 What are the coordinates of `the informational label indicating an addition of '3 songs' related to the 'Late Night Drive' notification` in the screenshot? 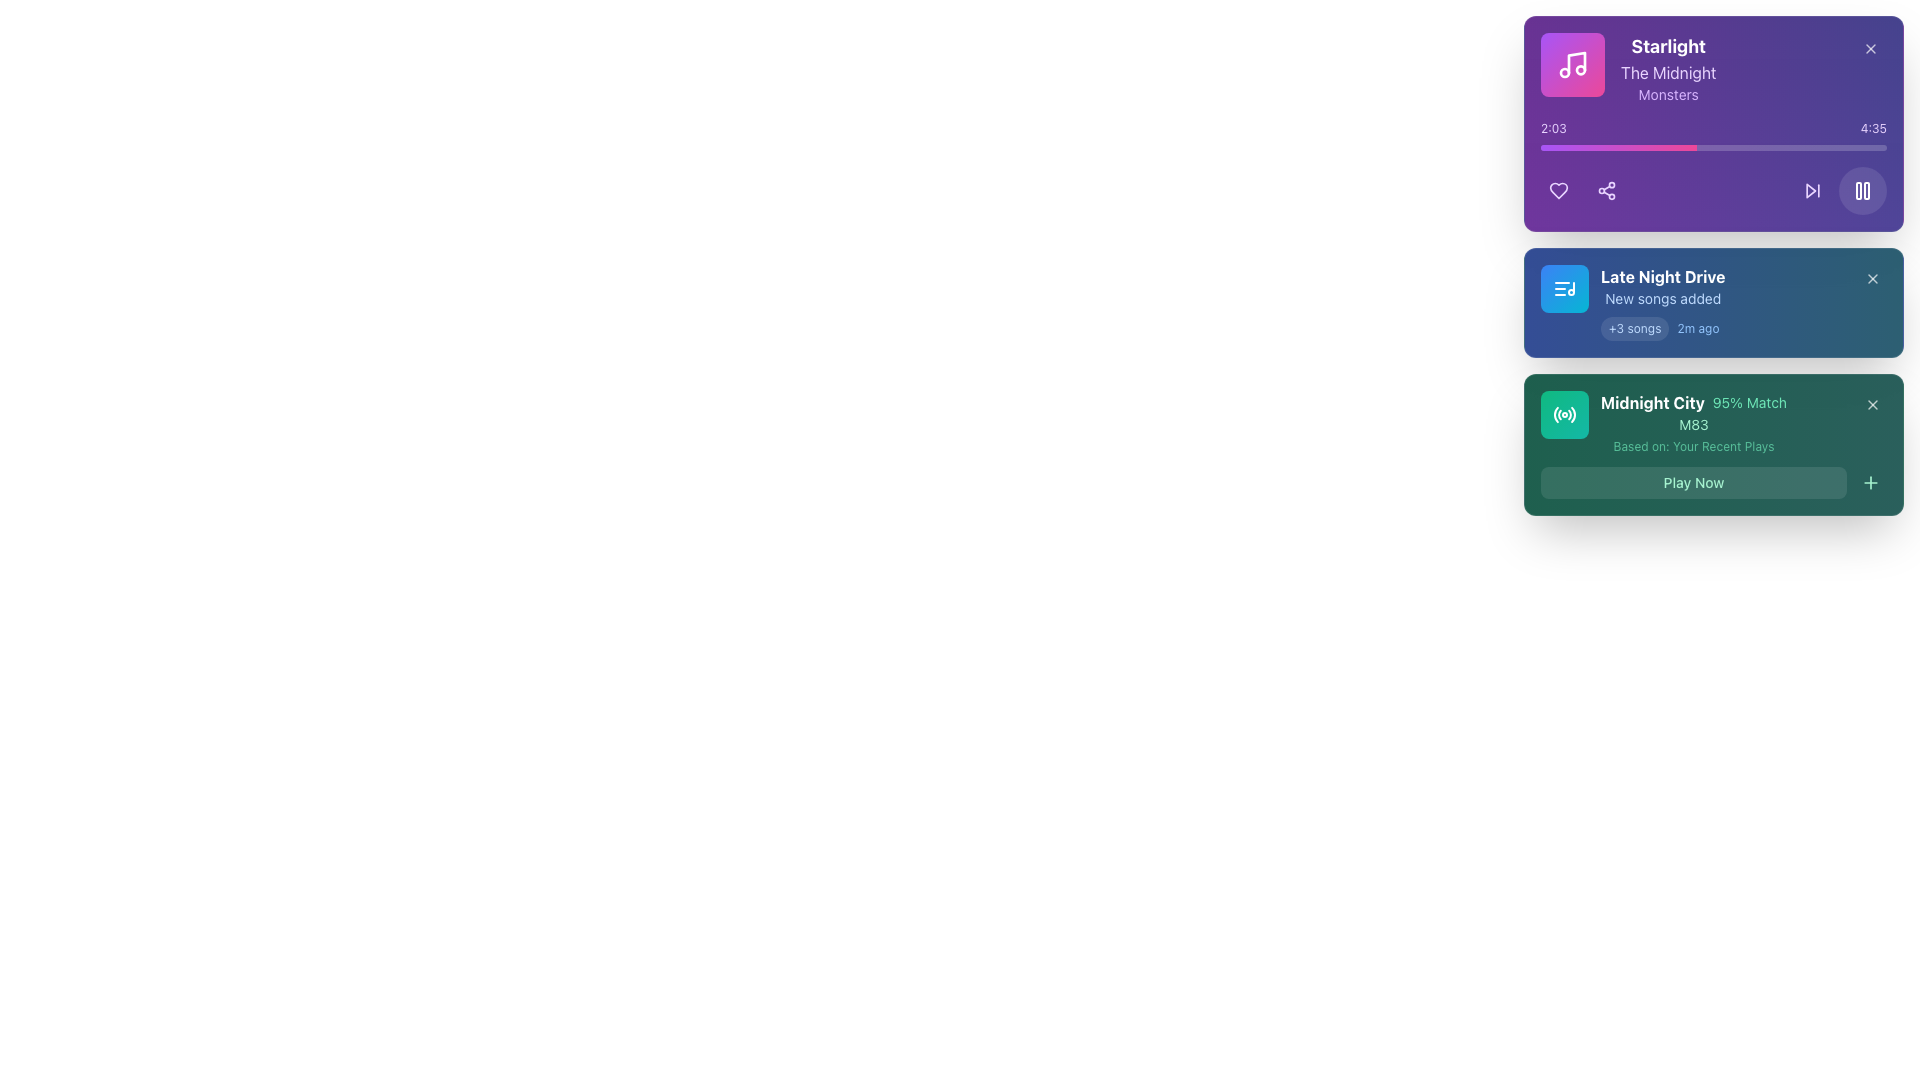 It's located at (1635, 327).